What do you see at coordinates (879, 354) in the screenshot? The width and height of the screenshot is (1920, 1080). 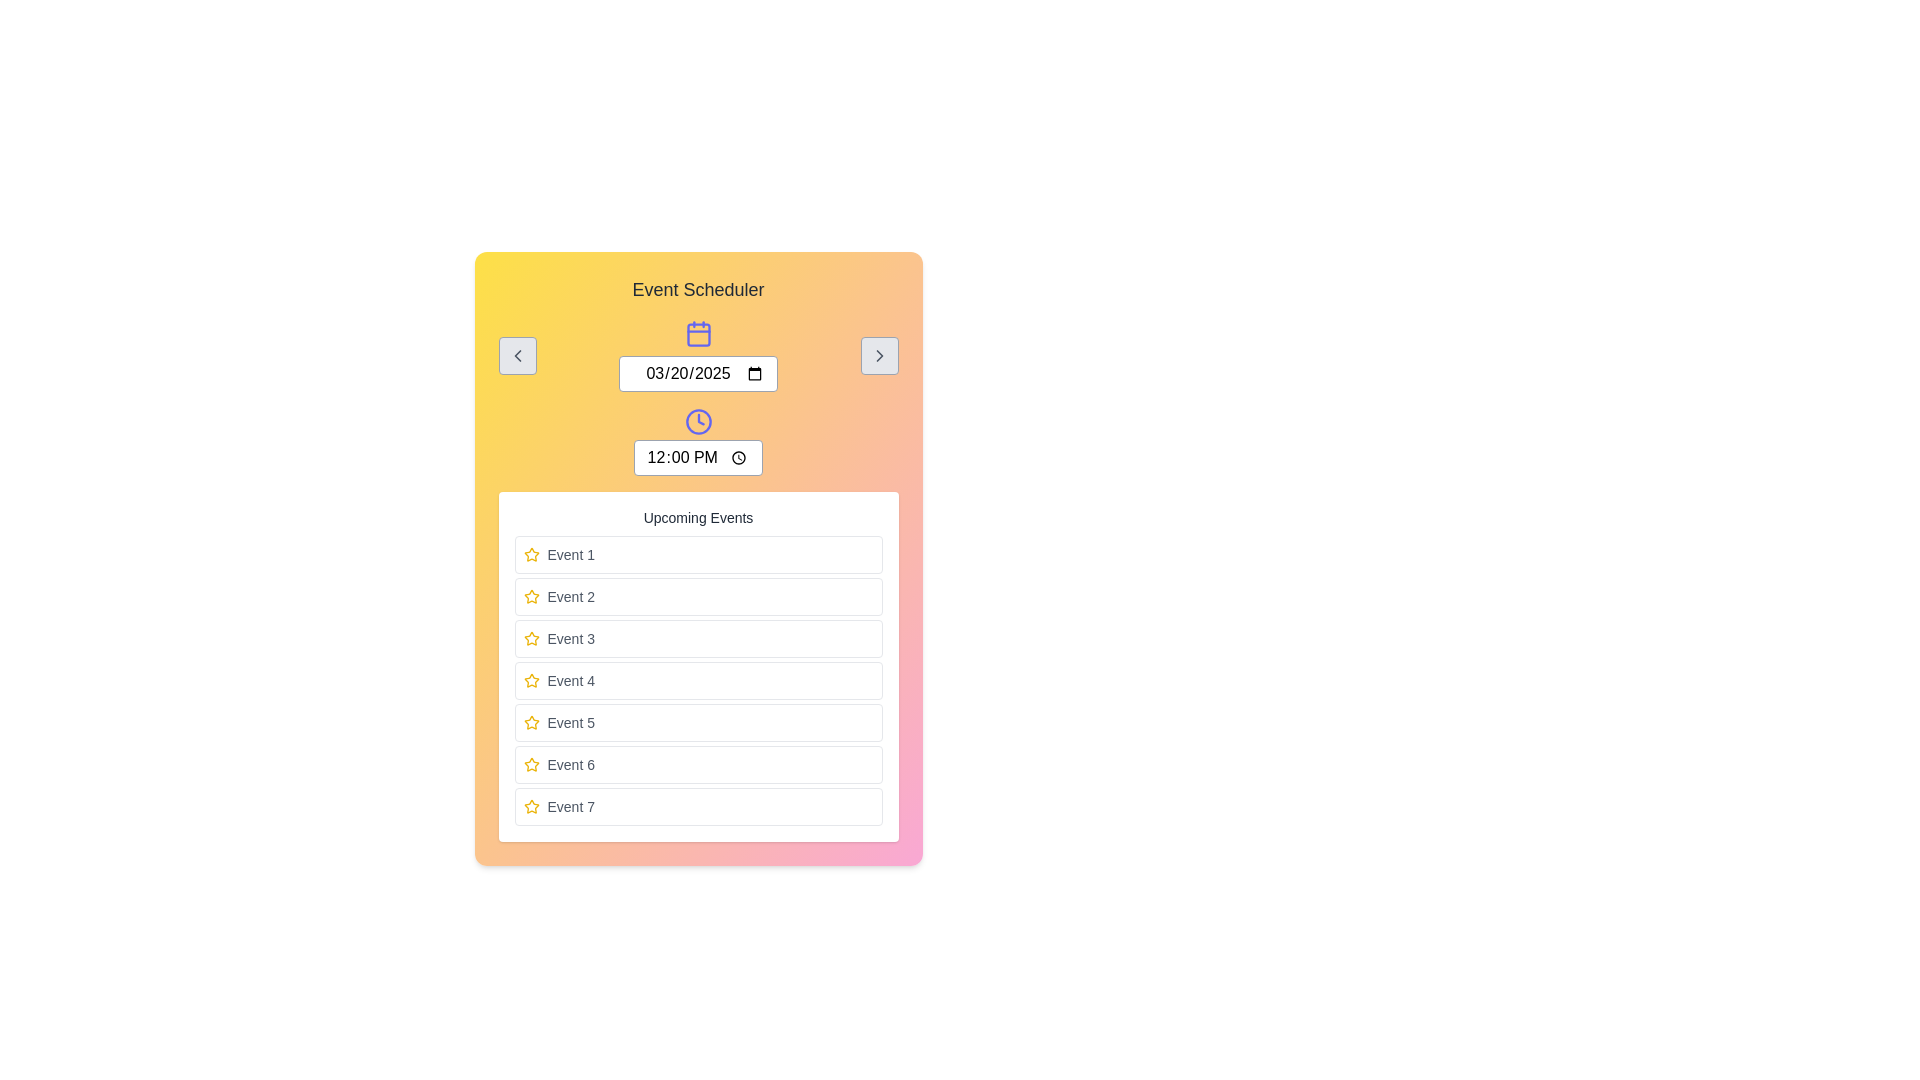 I see `the right-pointing chevron icon within the interactive button located at the top-right corner of the event scheduler interface` at bounding box center [879, 354].